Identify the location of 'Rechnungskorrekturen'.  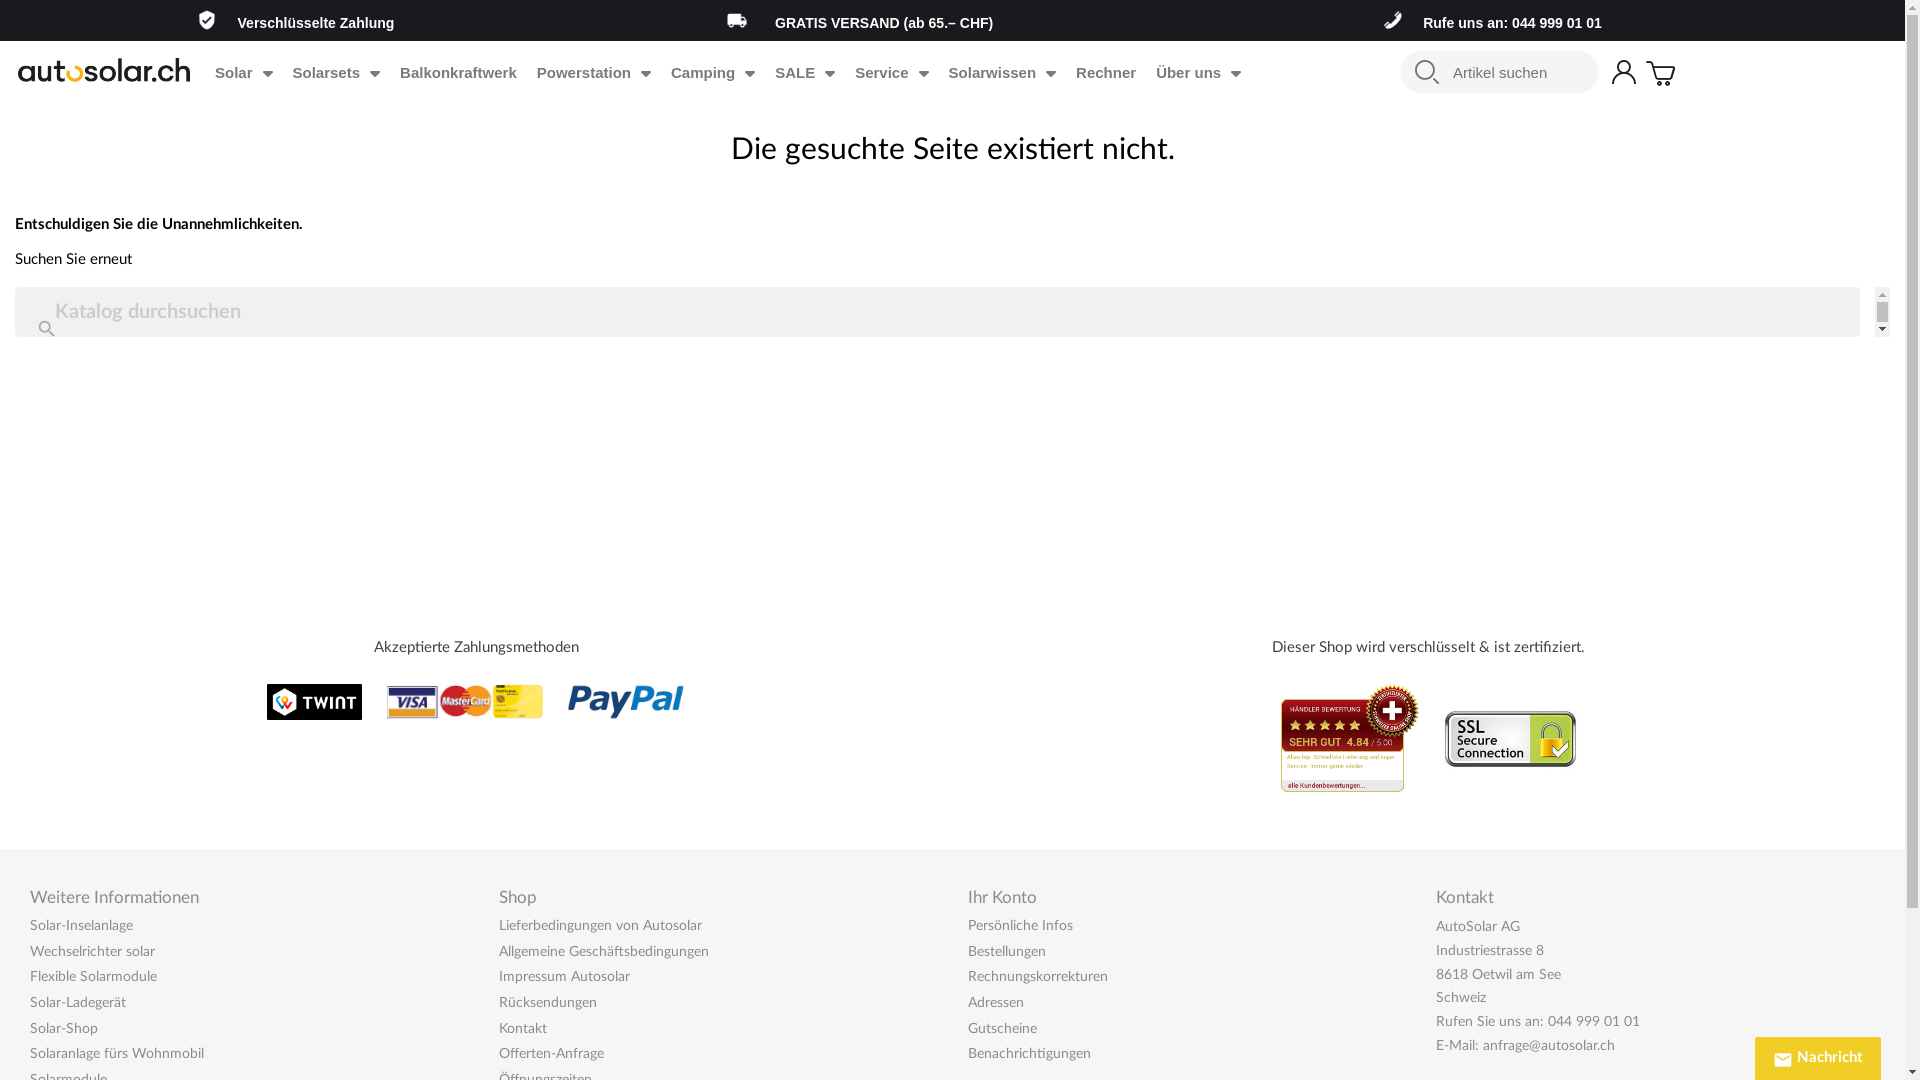
(1037, 975).